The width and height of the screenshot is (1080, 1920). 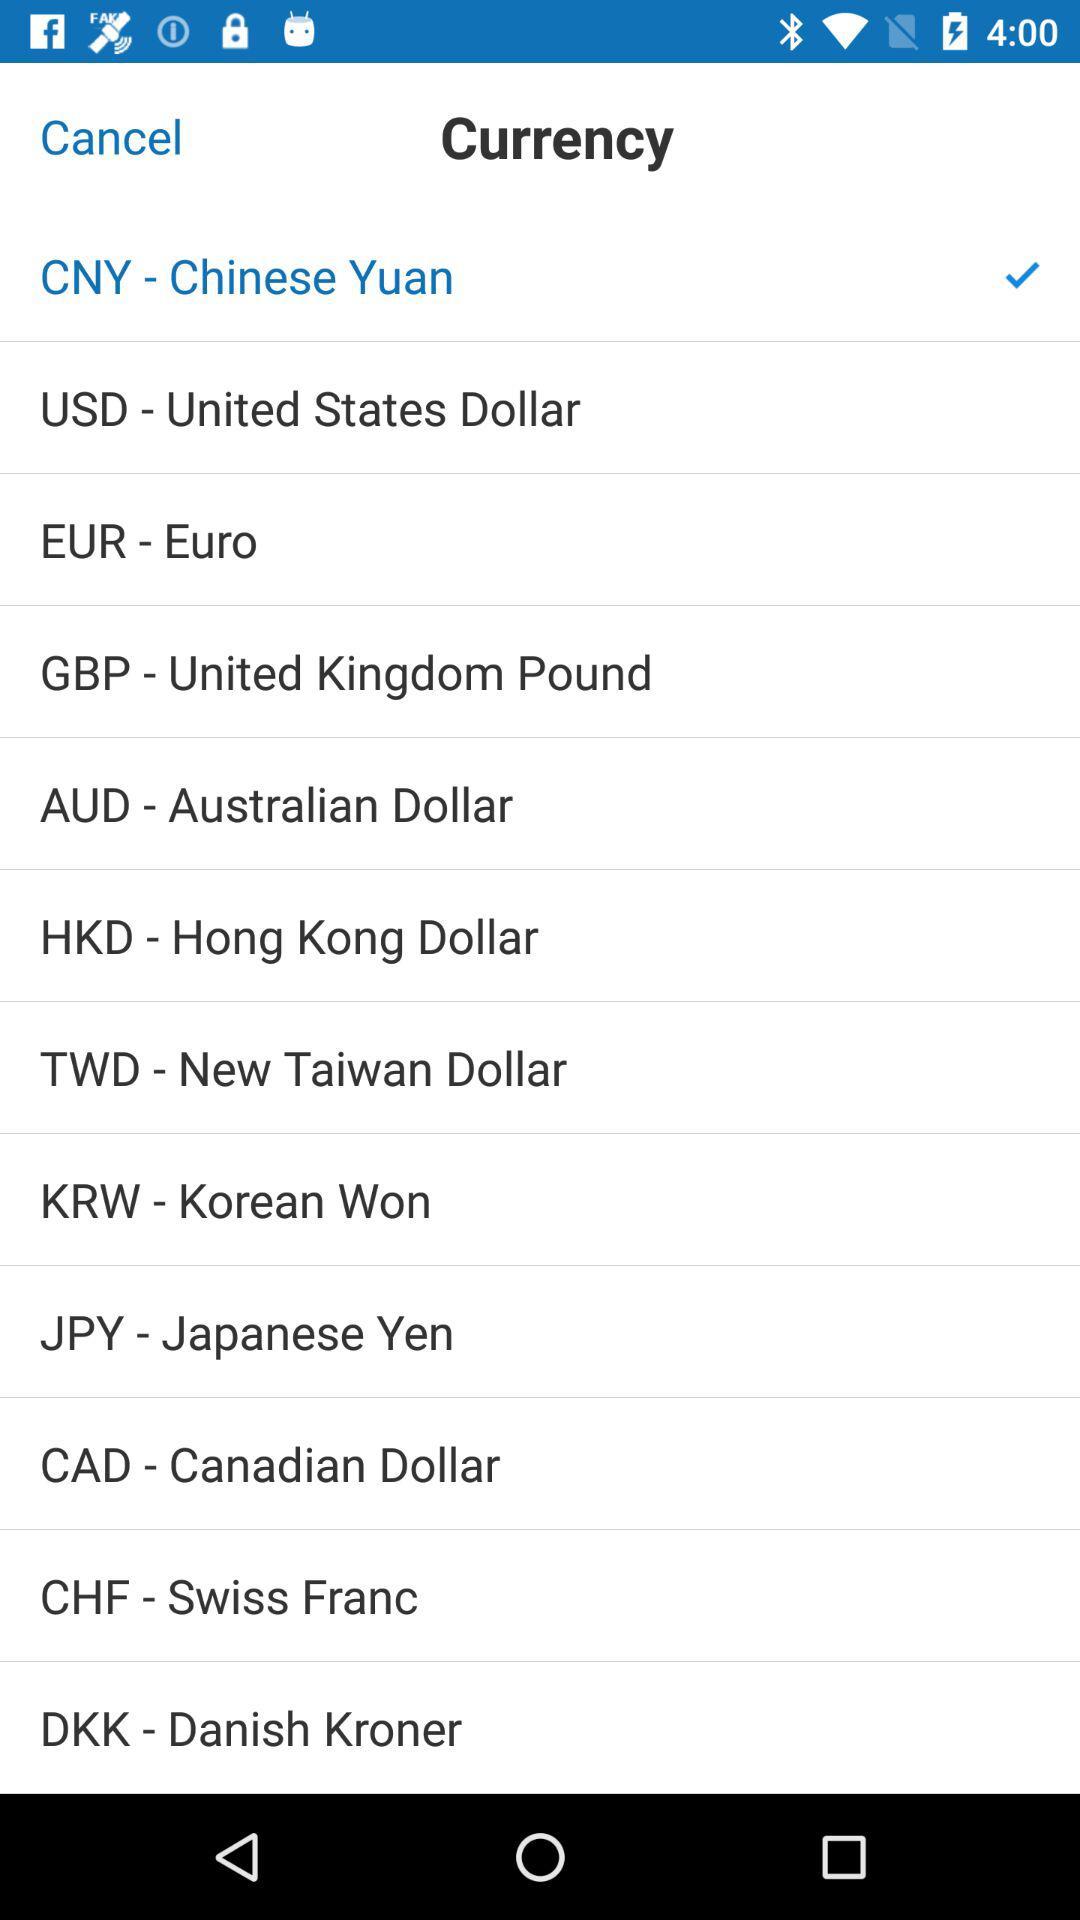 I want to click on the cancel icon, so click(x=111, y=135).